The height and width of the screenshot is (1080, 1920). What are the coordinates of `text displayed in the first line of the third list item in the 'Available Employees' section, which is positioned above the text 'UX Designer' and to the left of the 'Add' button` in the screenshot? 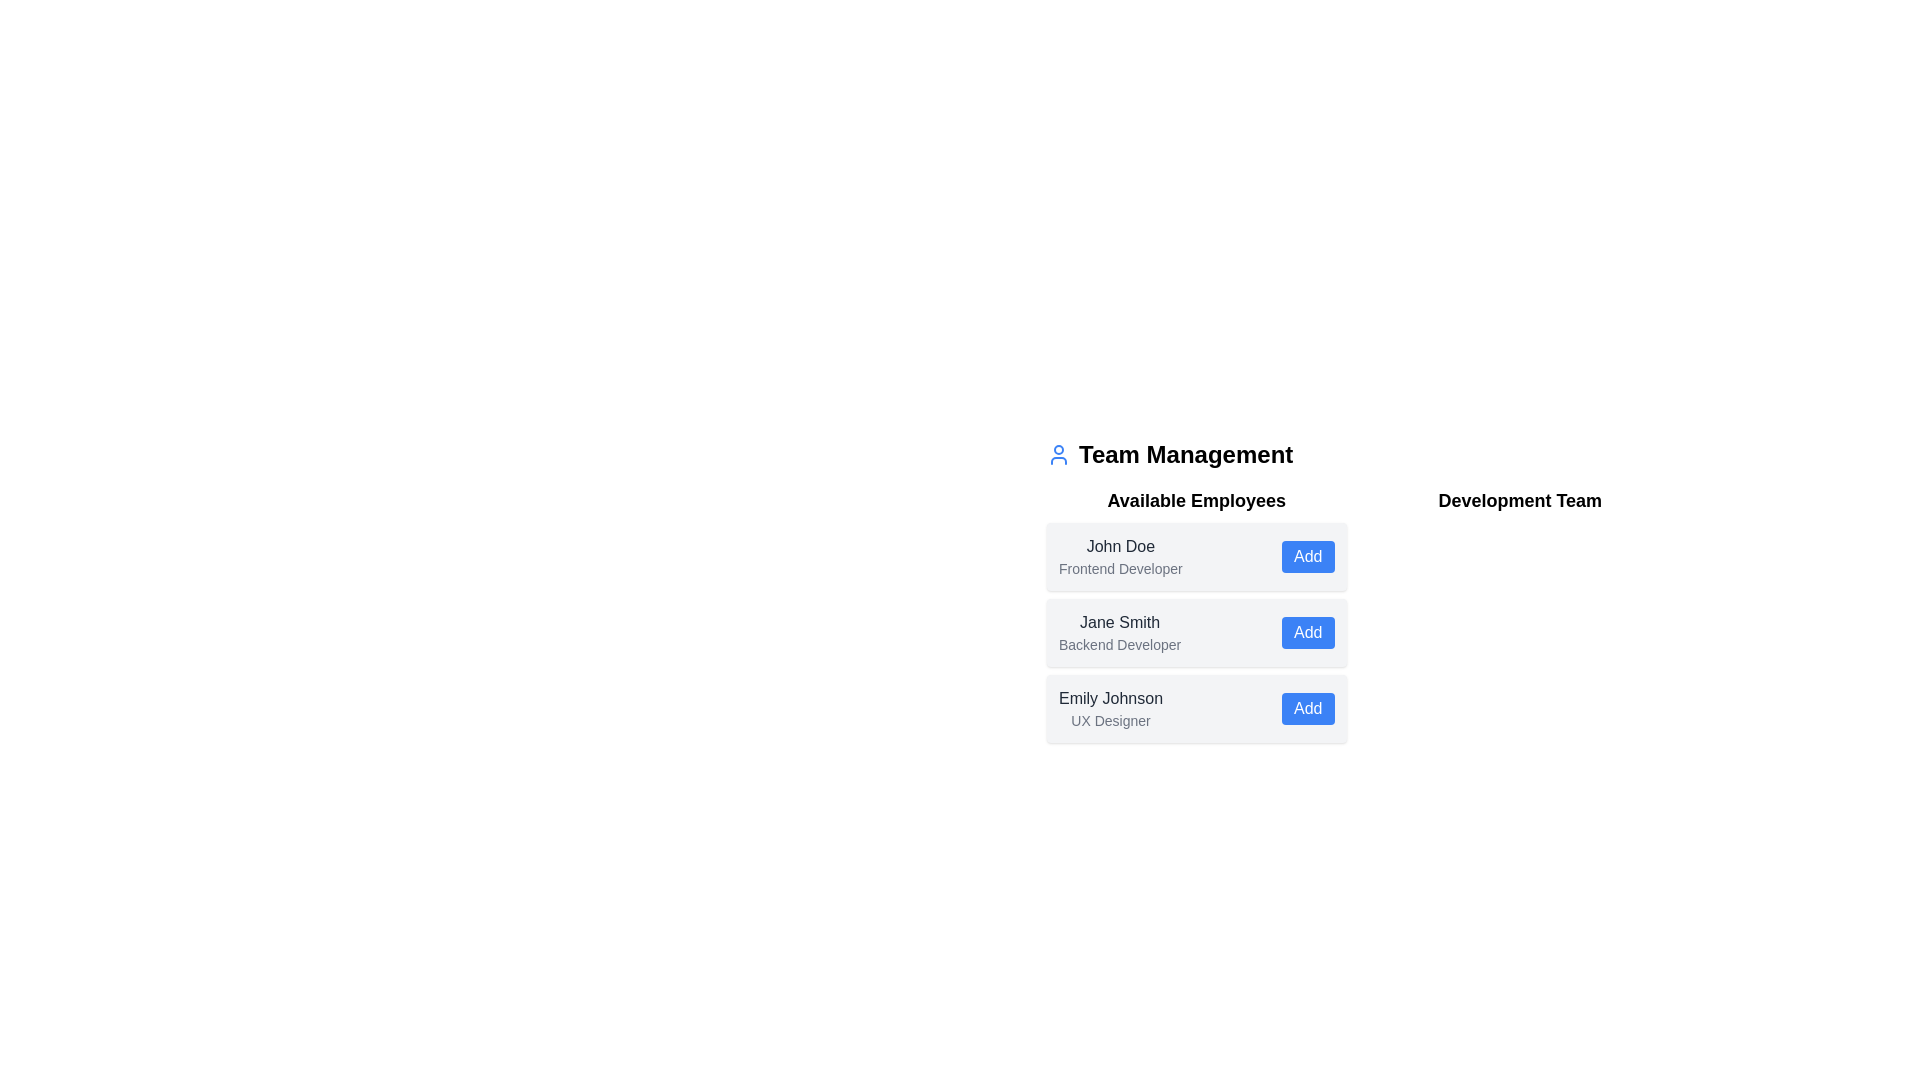 It's located at (1110, 697).